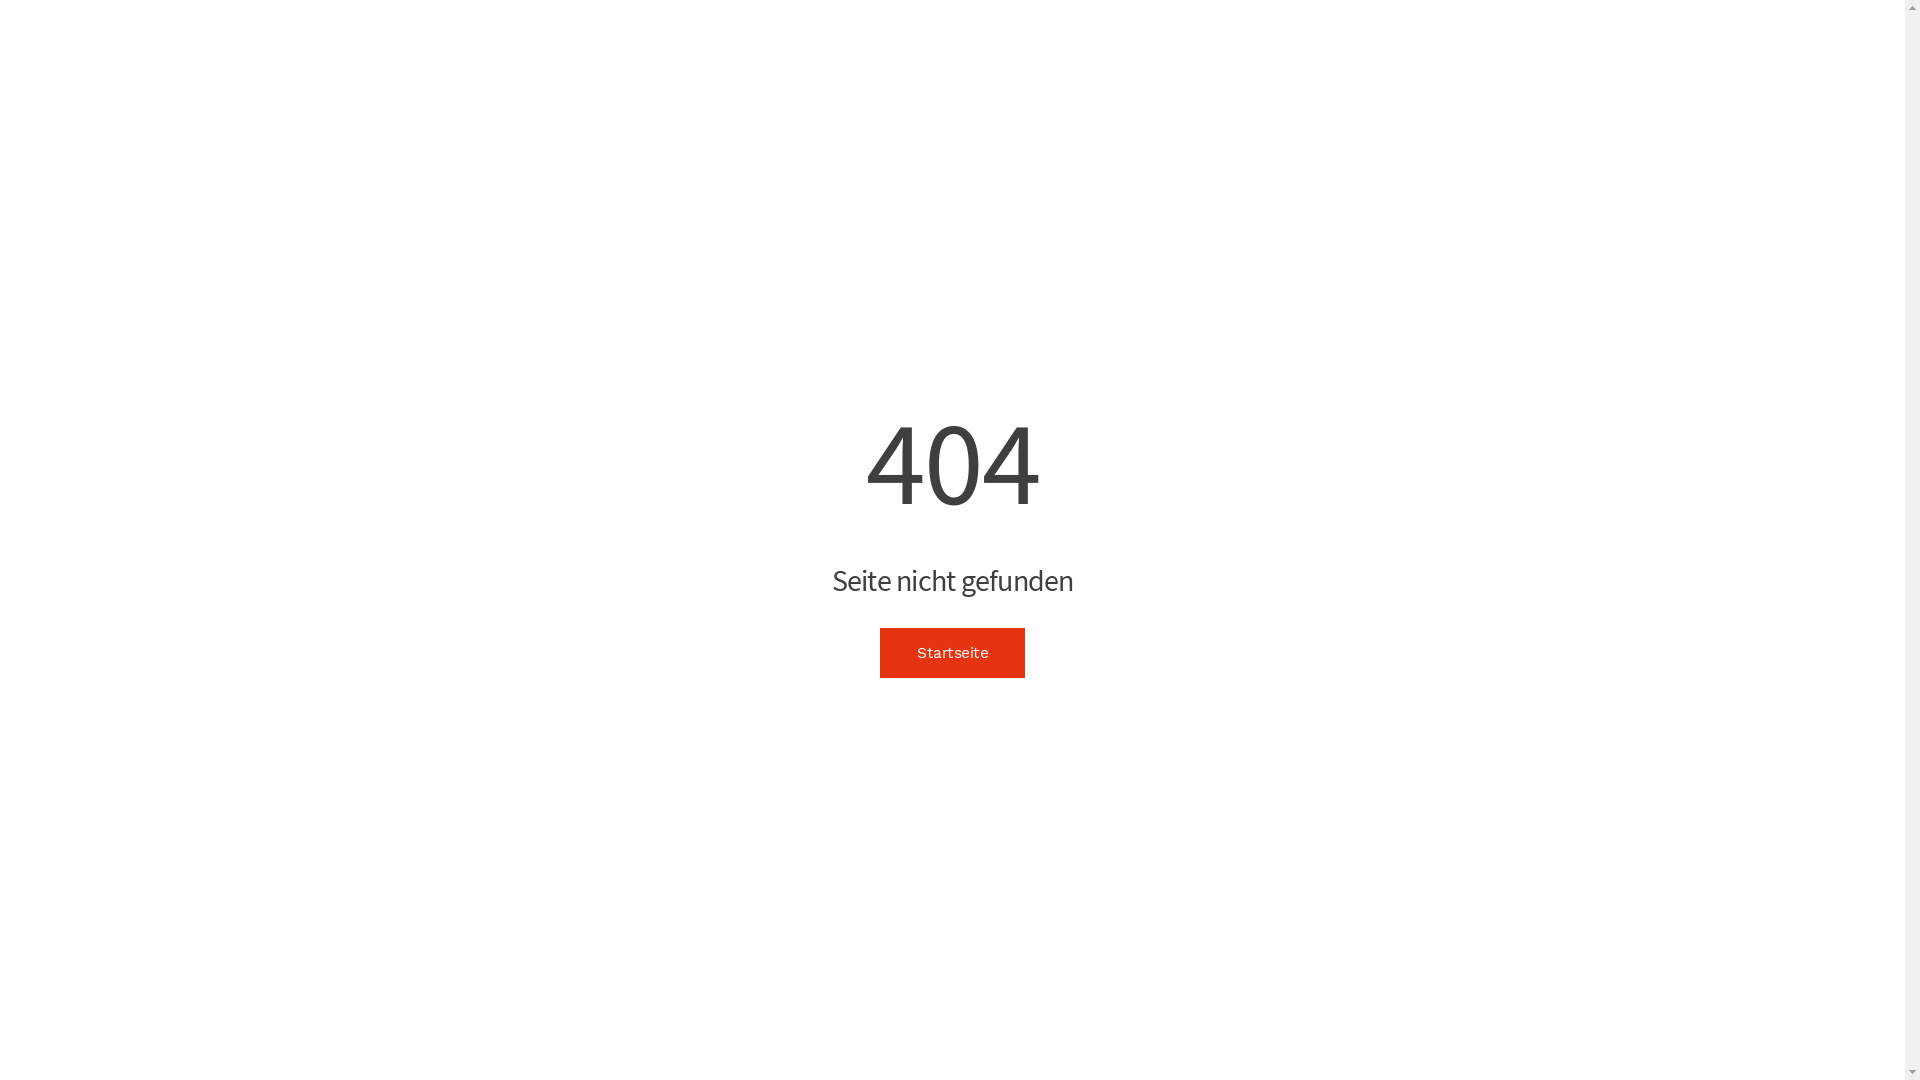  Describe the element at coordinates (951, 652) in the screenshot. I see `'Startseite'` at that location.